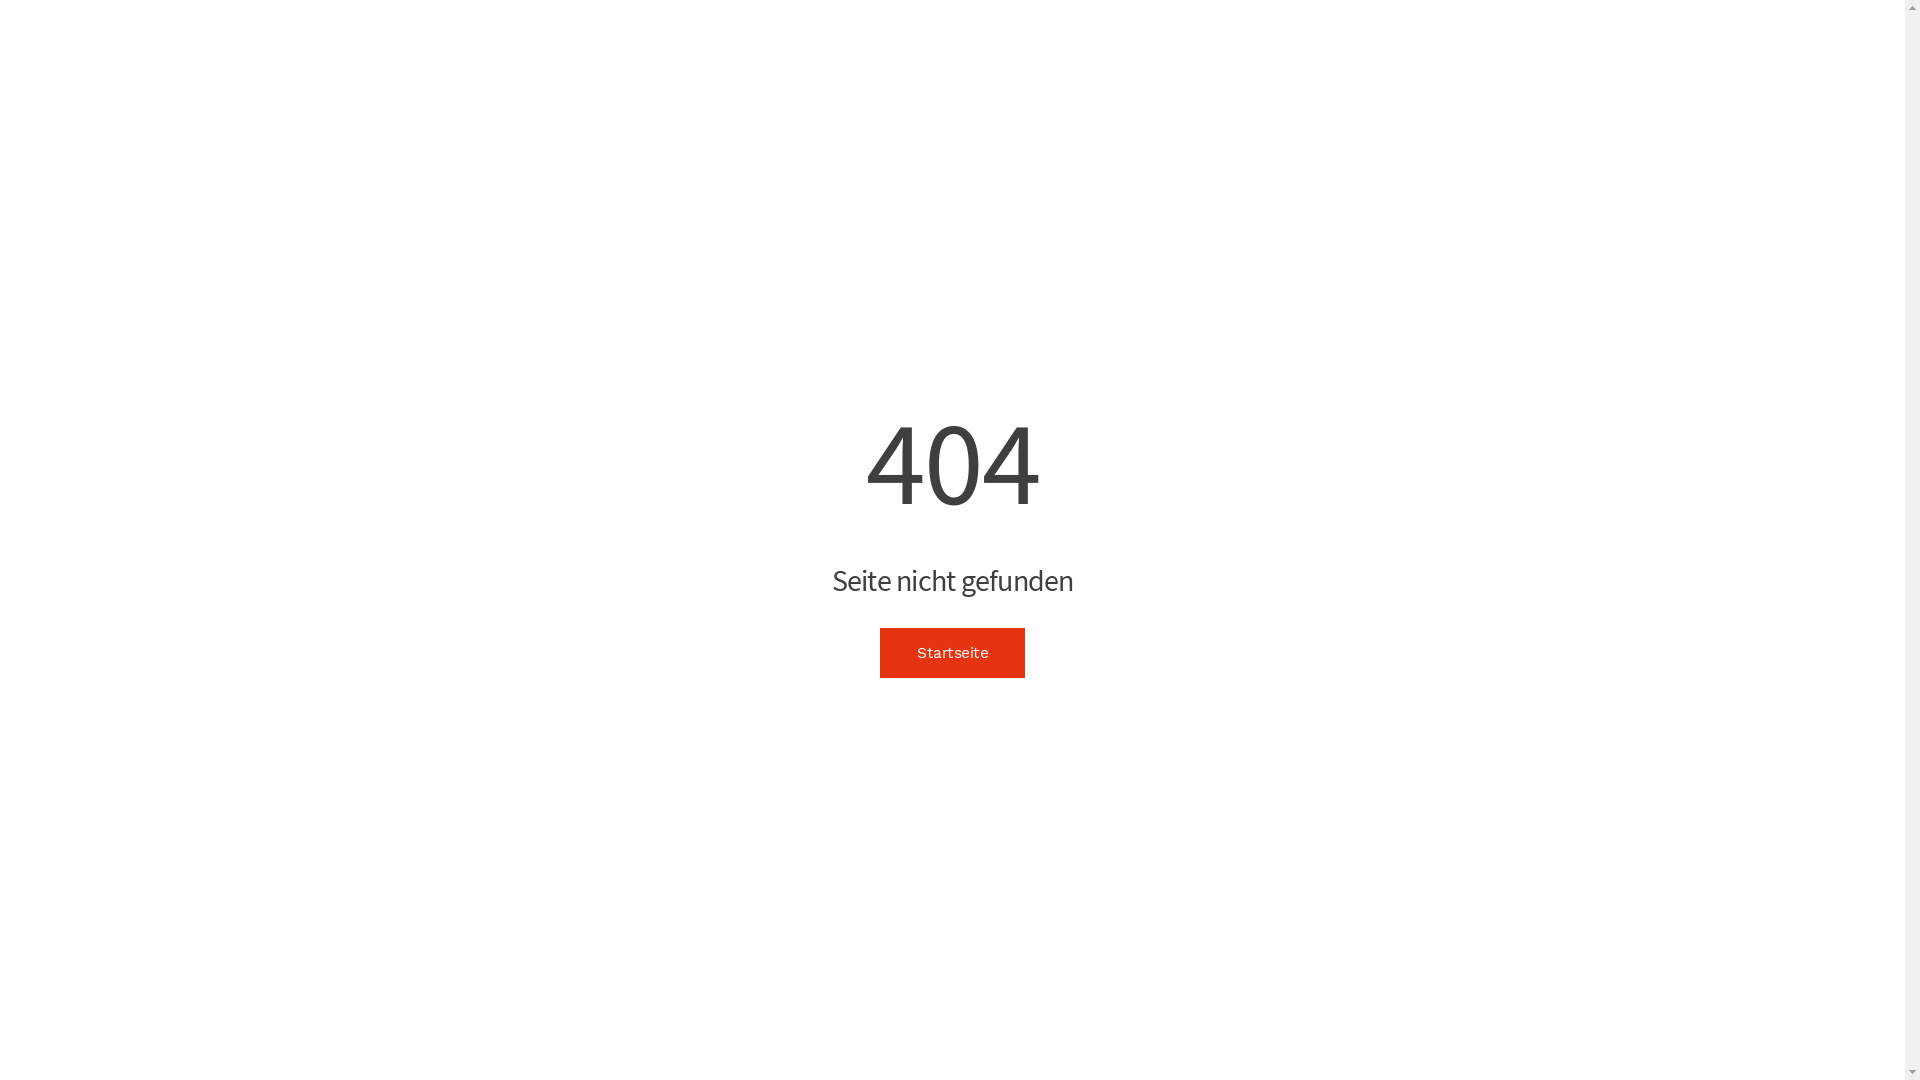  Describe the element at coordinates (951, 652) in the screenshot. I see `'Startseite'` at that location.